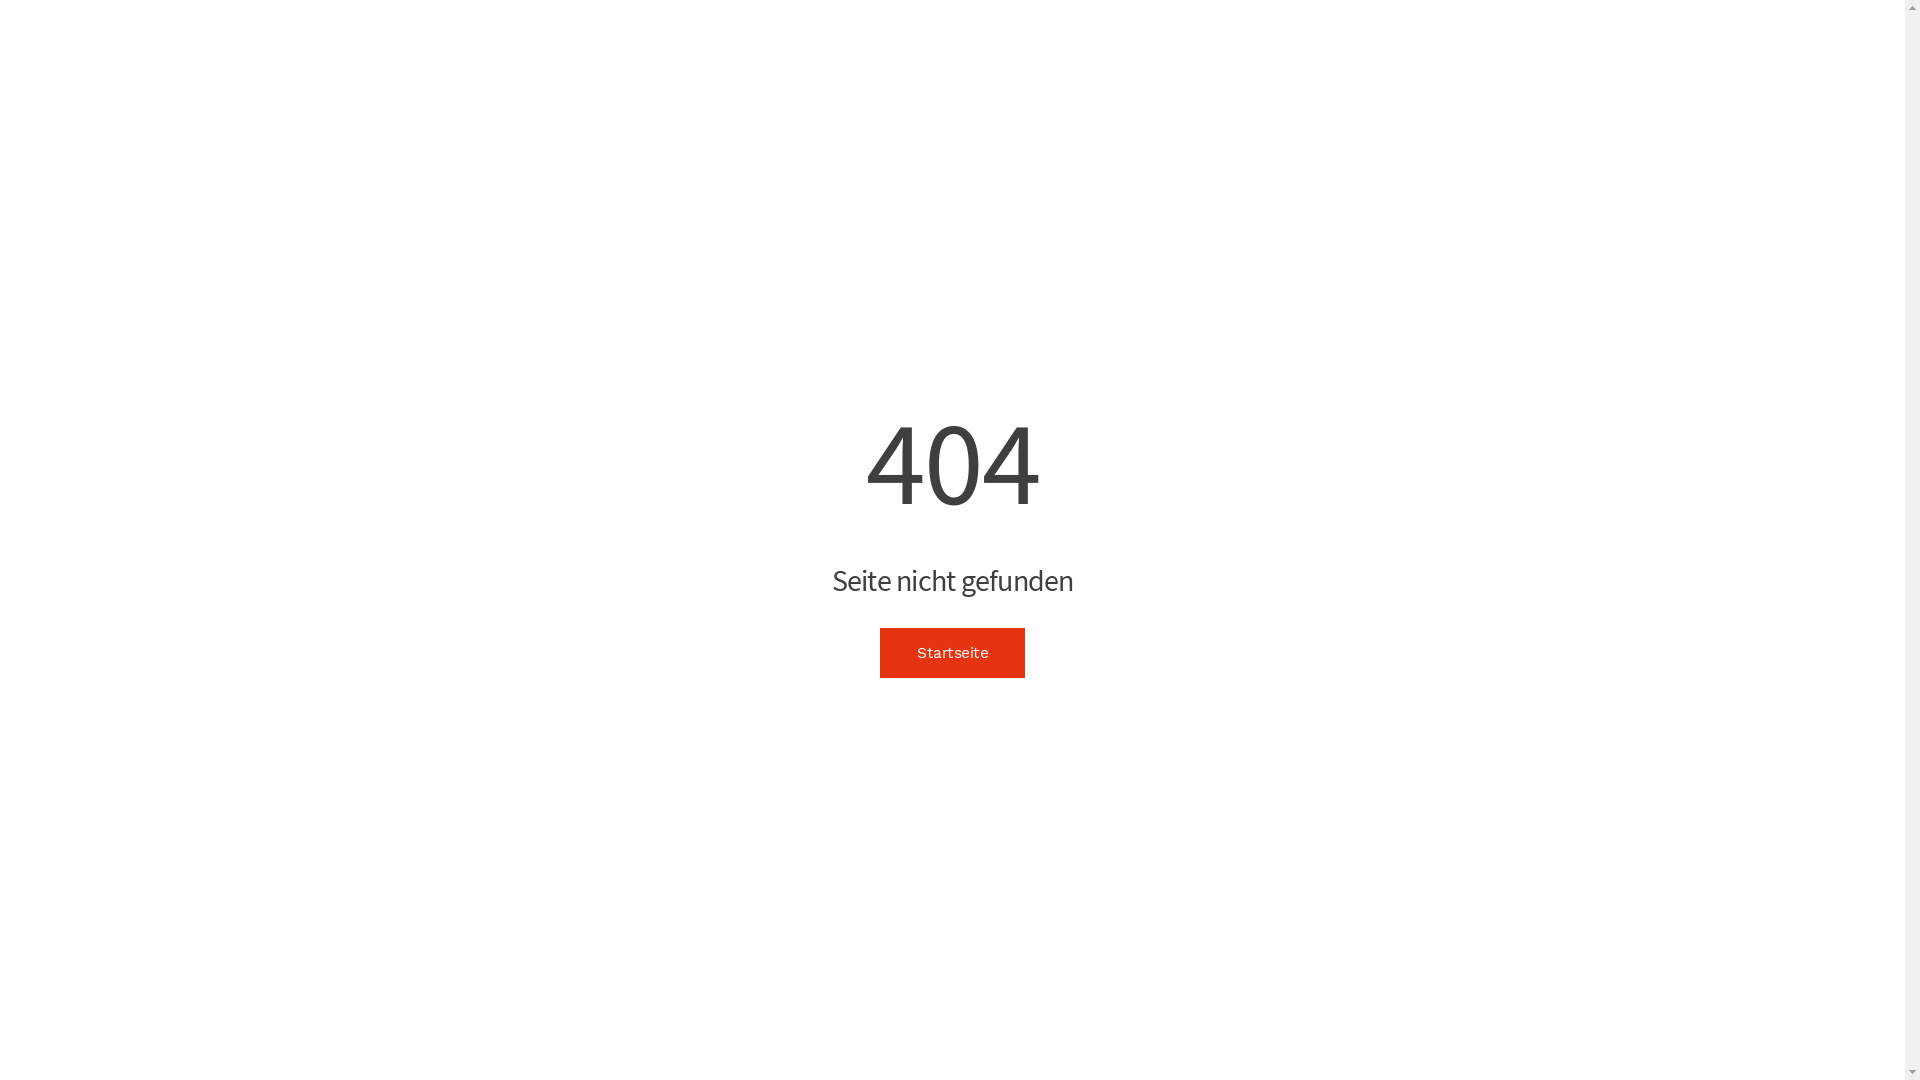  Describe the element at coordinates (951, 652) in the screenshot. I see `'Startseite'` at that location.